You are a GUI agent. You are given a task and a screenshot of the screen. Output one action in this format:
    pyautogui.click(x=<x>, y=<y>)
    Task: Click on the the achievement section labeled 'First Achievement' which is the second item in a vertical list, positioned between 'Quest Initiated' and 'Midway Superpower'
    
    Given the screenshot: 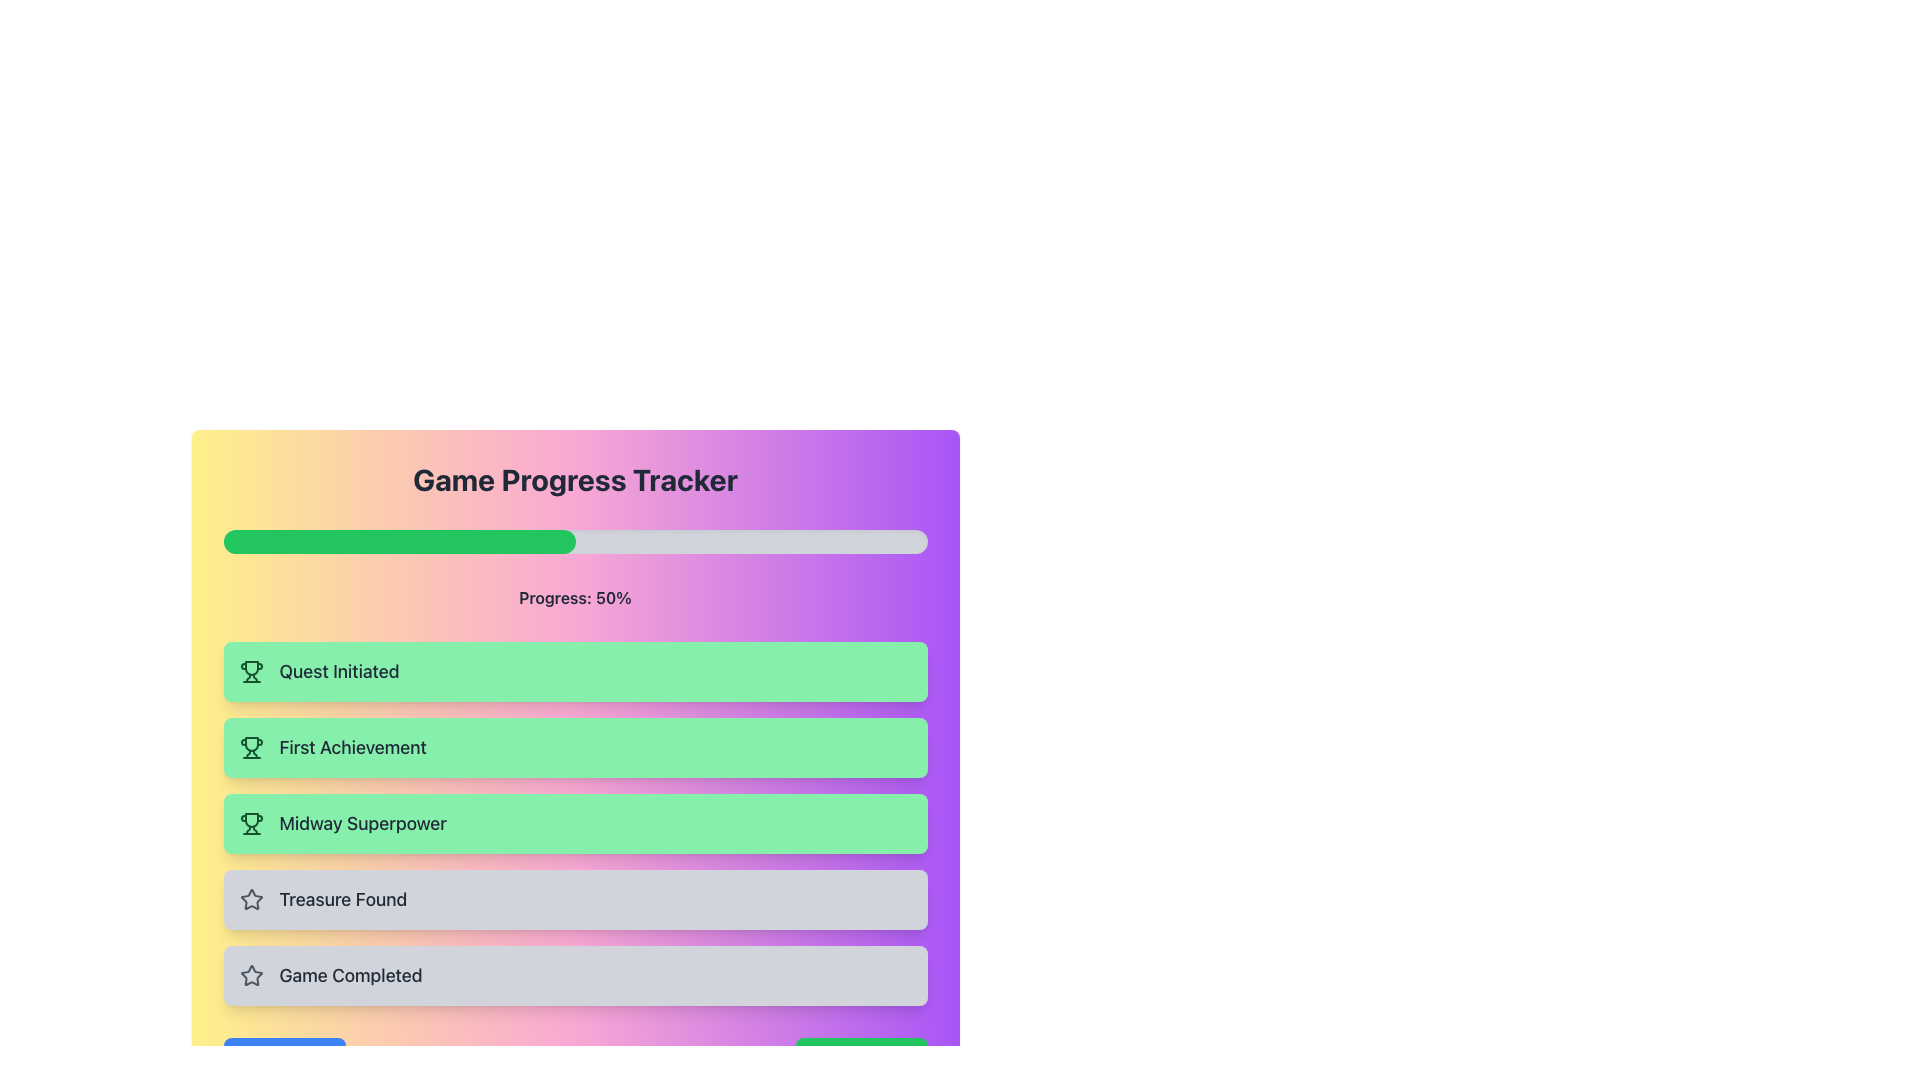 What is the action you would take?
    pyautogui.click(x=574, y=748)
    